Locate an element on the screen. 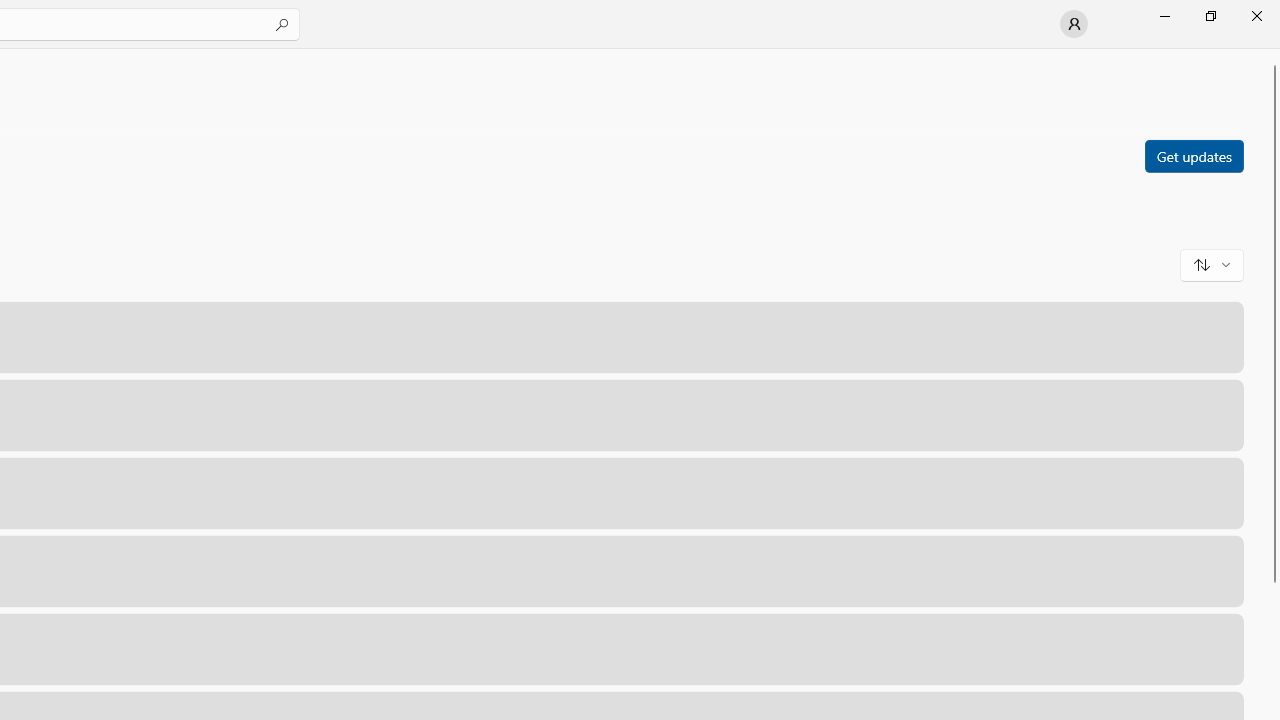 The image size is (1280, 720). 'Close Microsoft Store' is located at coordinates (1255, 15).